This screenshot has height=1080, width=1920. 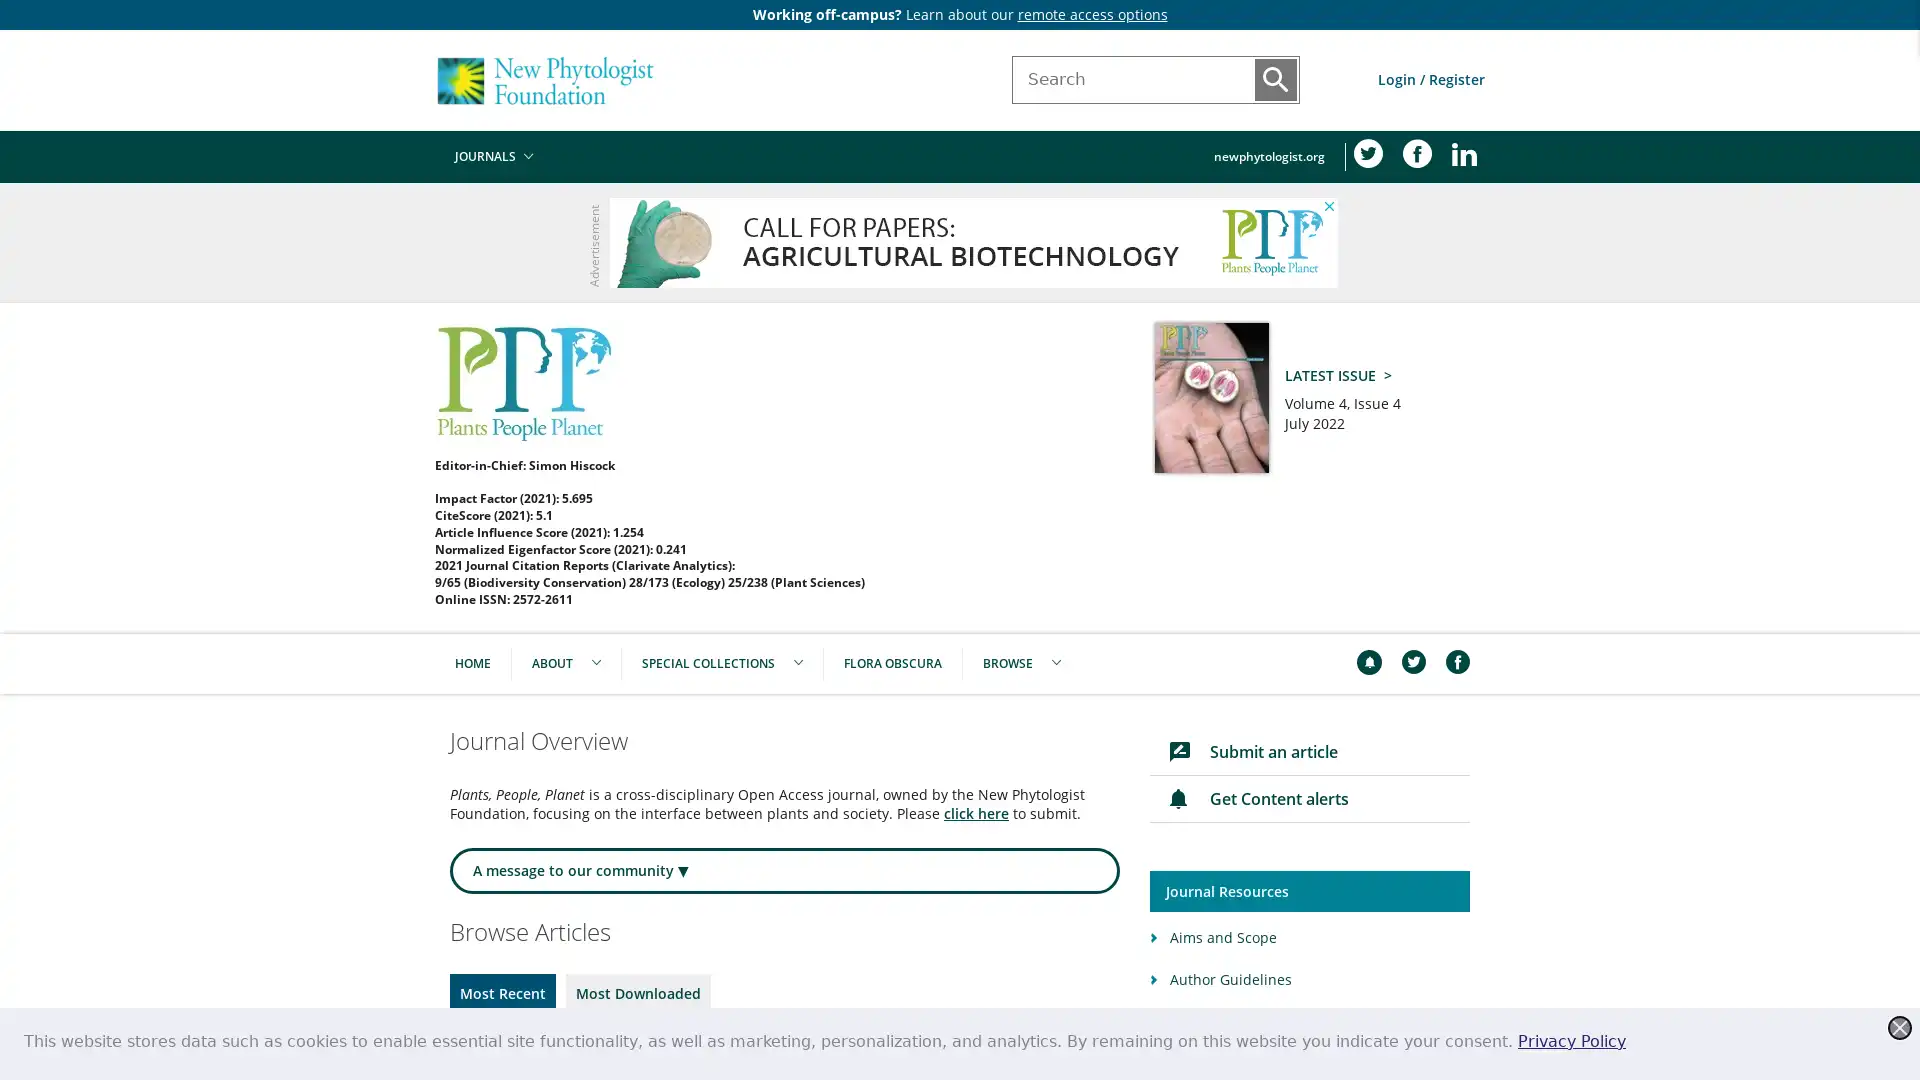 I want to click on Submit Search, so click(x=1275, y=79).